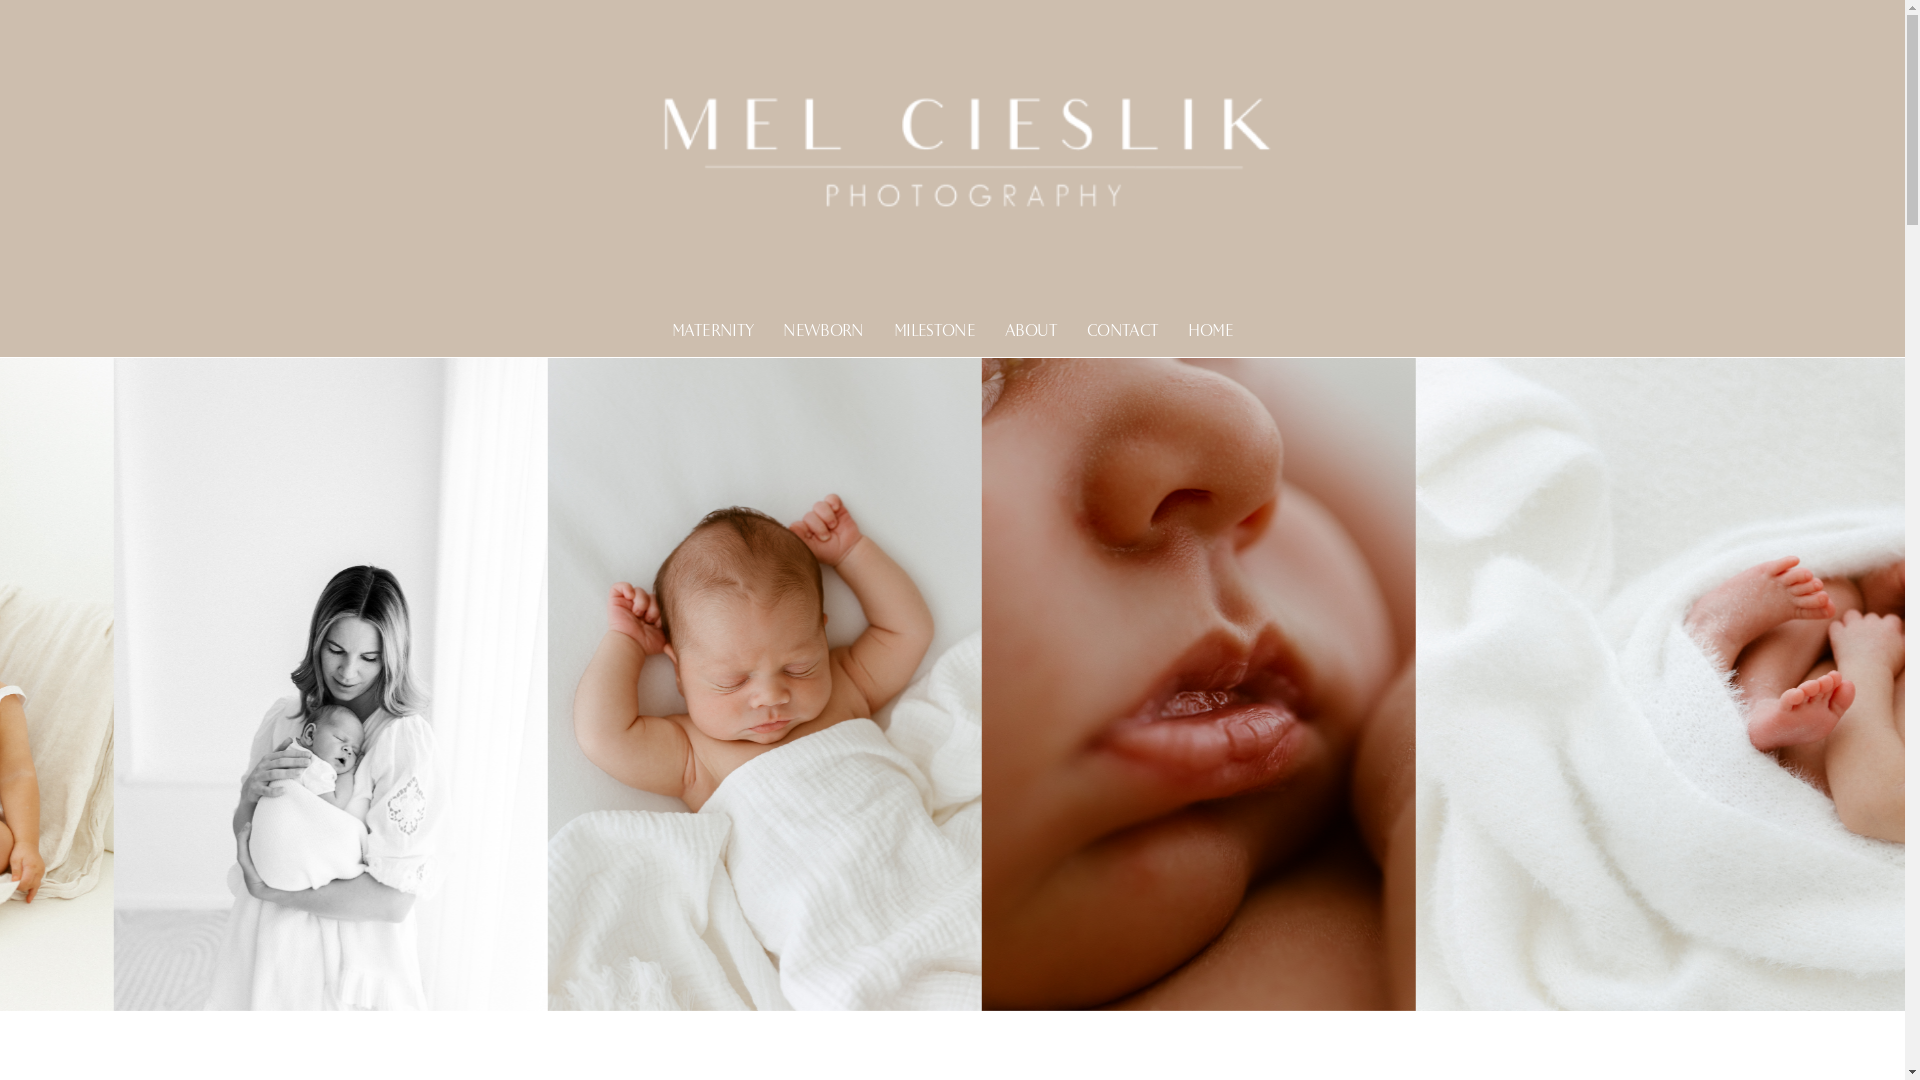 The image size is (1920, 1080). What do you see at coordinates (1085, 330) in the screenshot?
I see `'CONTACT'` at bounding box center [1085, 330].